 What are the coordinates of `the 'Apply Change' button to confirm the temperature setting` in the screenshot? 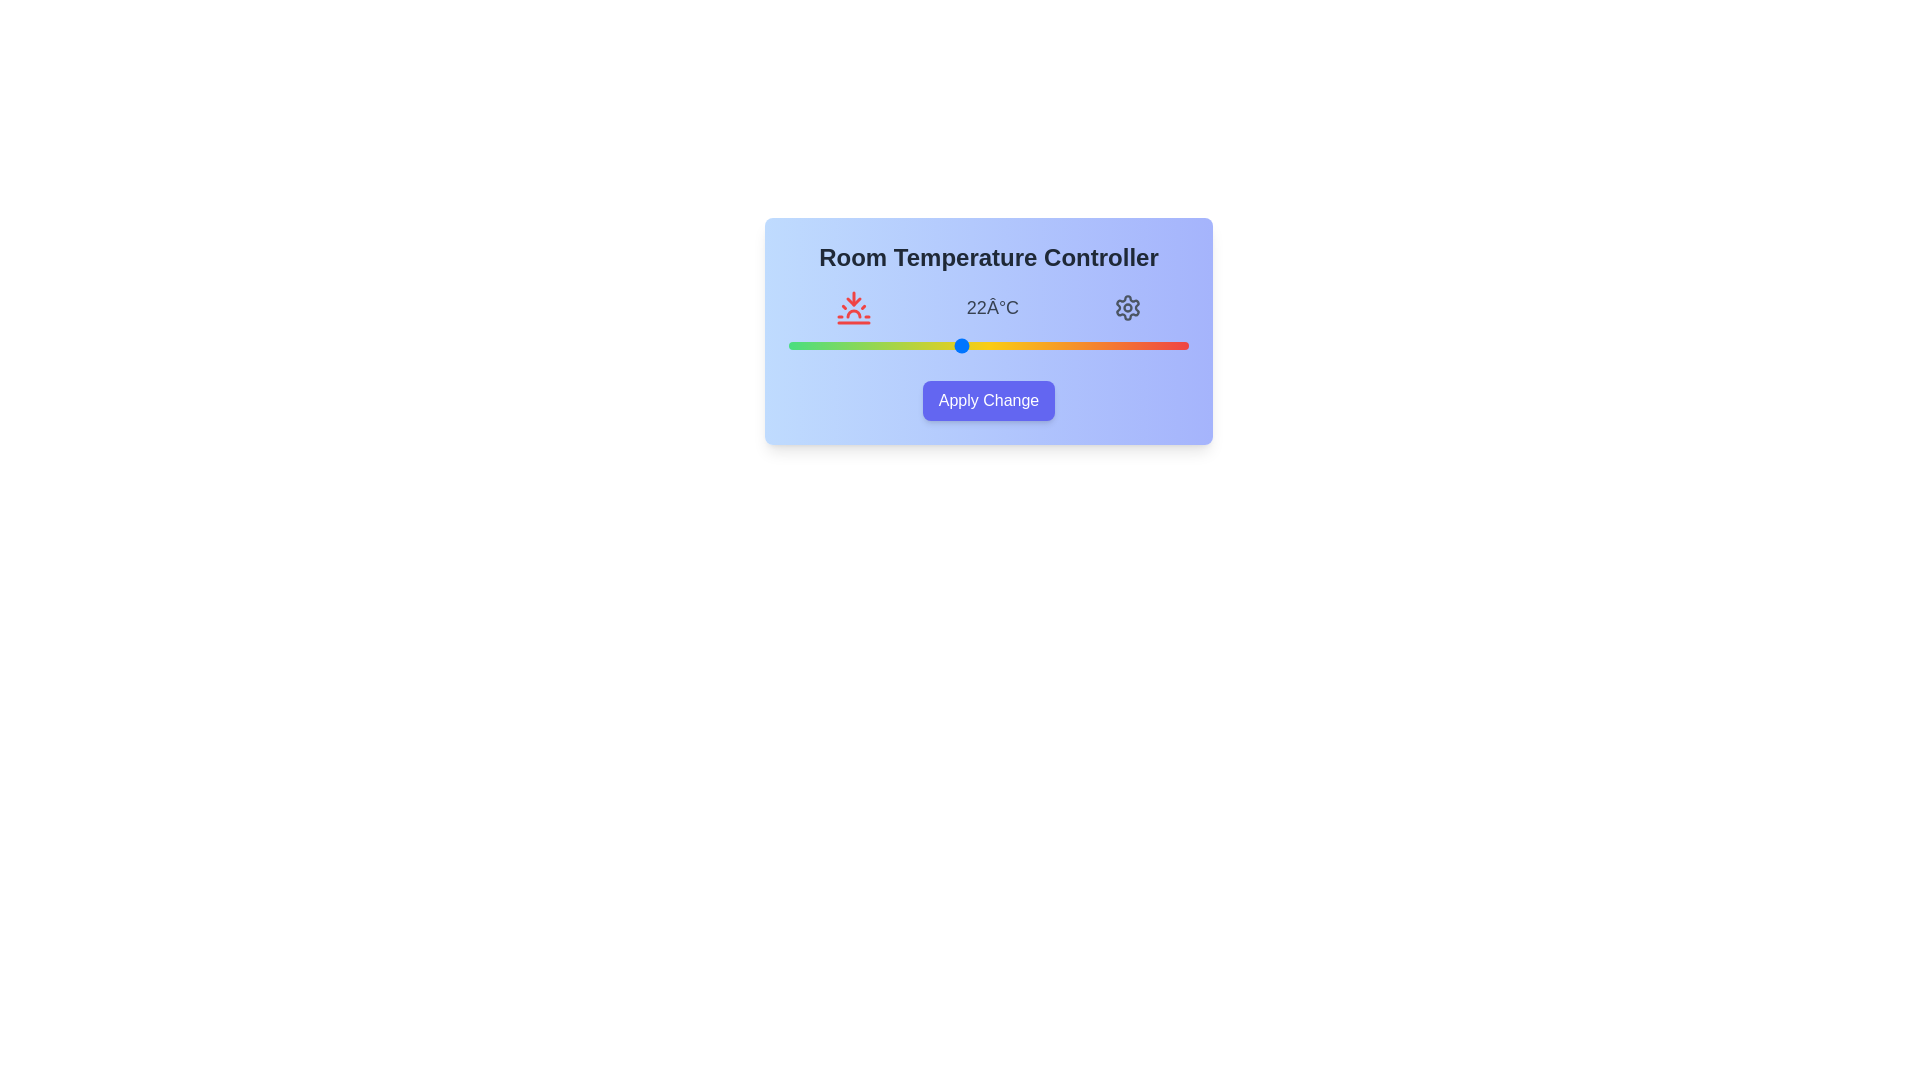 It's located at (988, 401).